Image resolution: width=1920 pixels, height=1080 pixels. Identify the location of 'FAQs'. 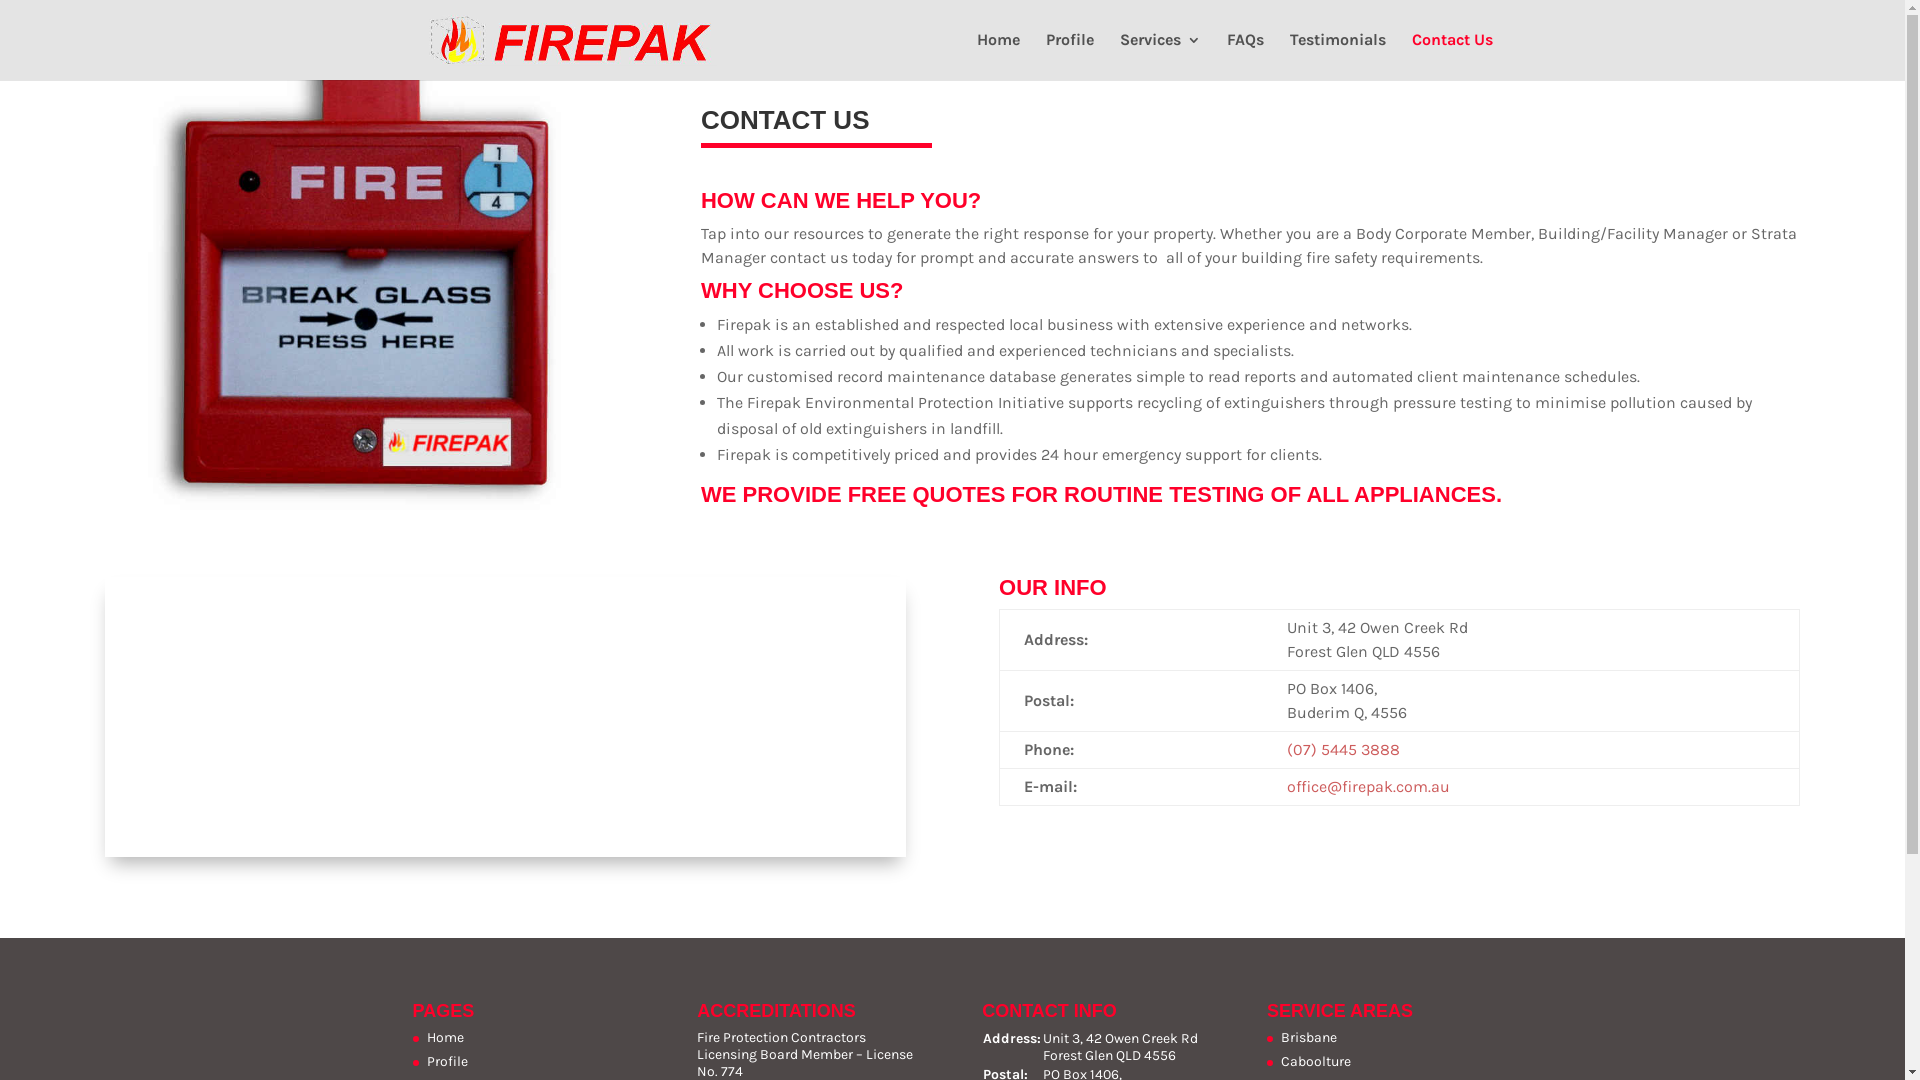
(1243, 55).